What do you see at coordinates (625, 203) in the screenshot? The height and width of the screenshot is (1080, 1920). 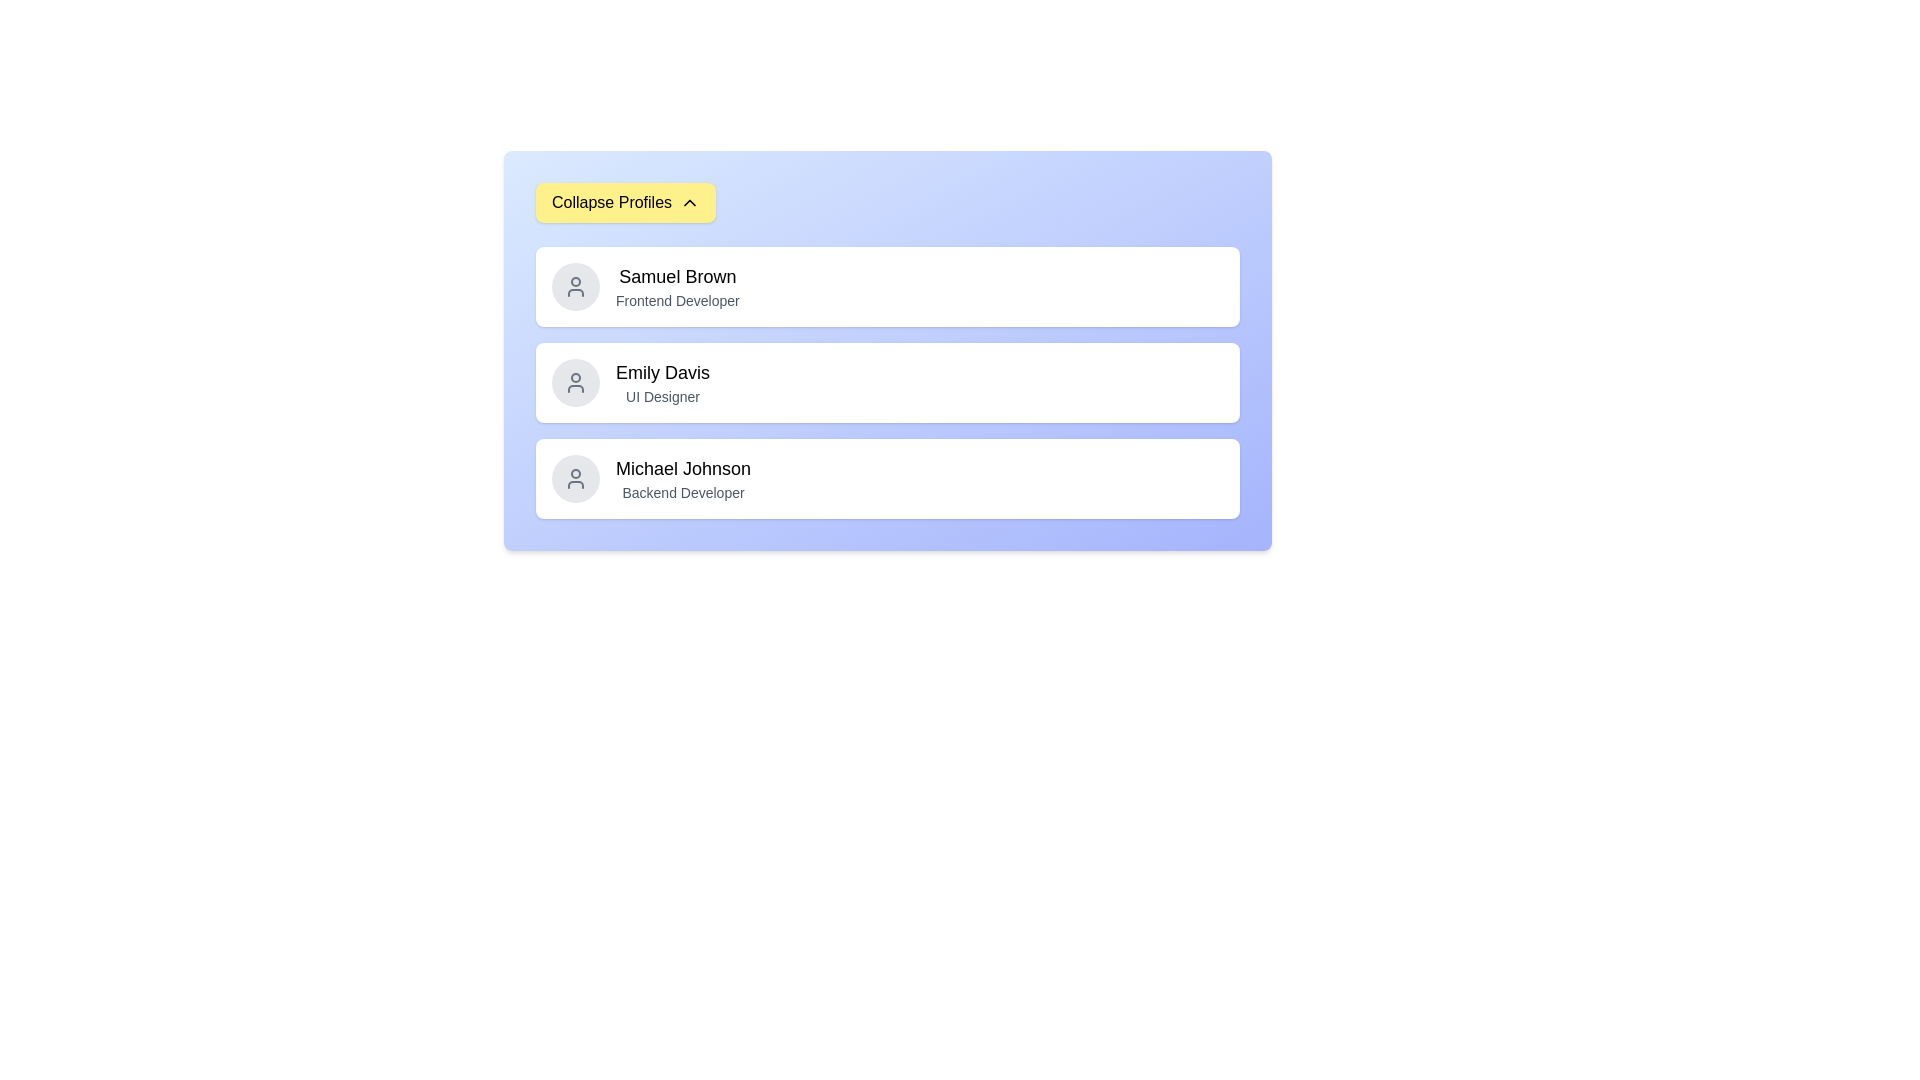 I see `the rectangular button with a yellow background labeled 'Collapse Profiles'` at bounding box center [625, 203].